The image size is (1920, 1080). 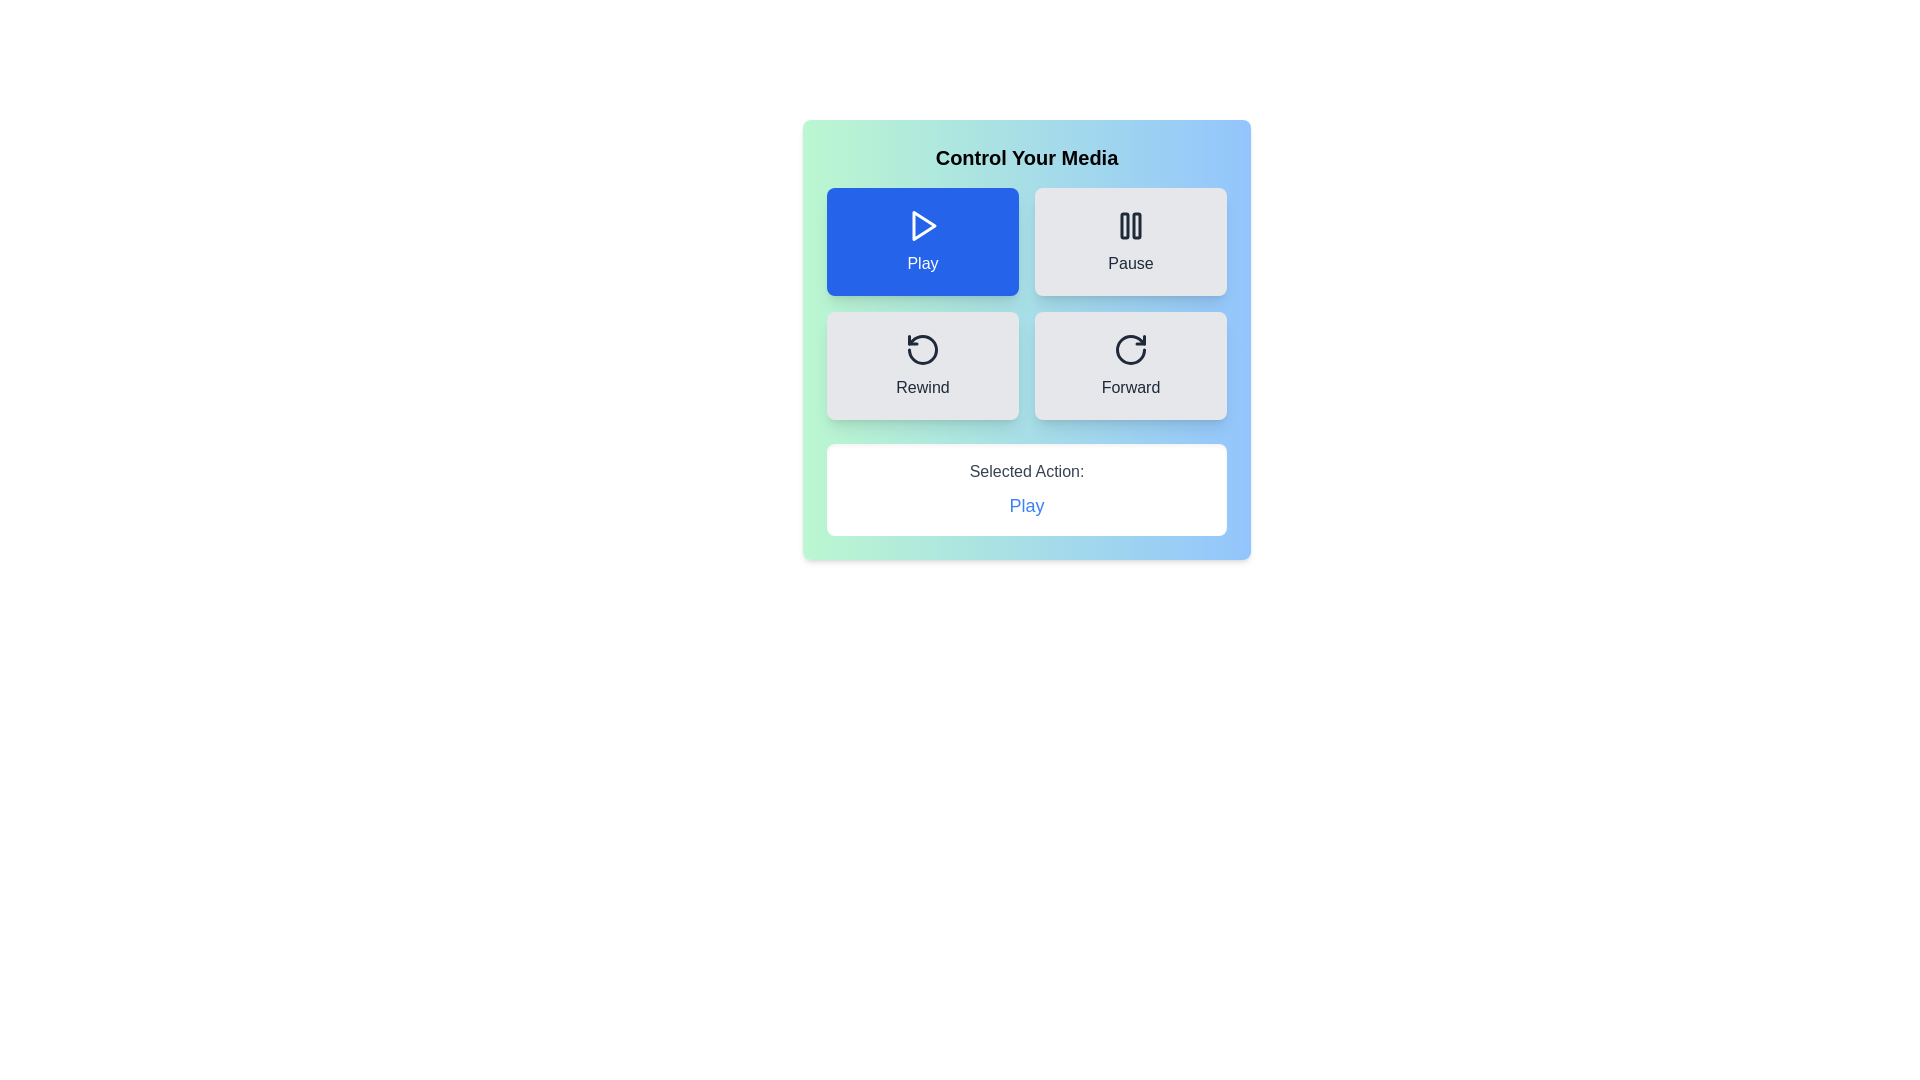 I want to click on the Pause button to select the corresponding action, so click(x=1131, y=241).